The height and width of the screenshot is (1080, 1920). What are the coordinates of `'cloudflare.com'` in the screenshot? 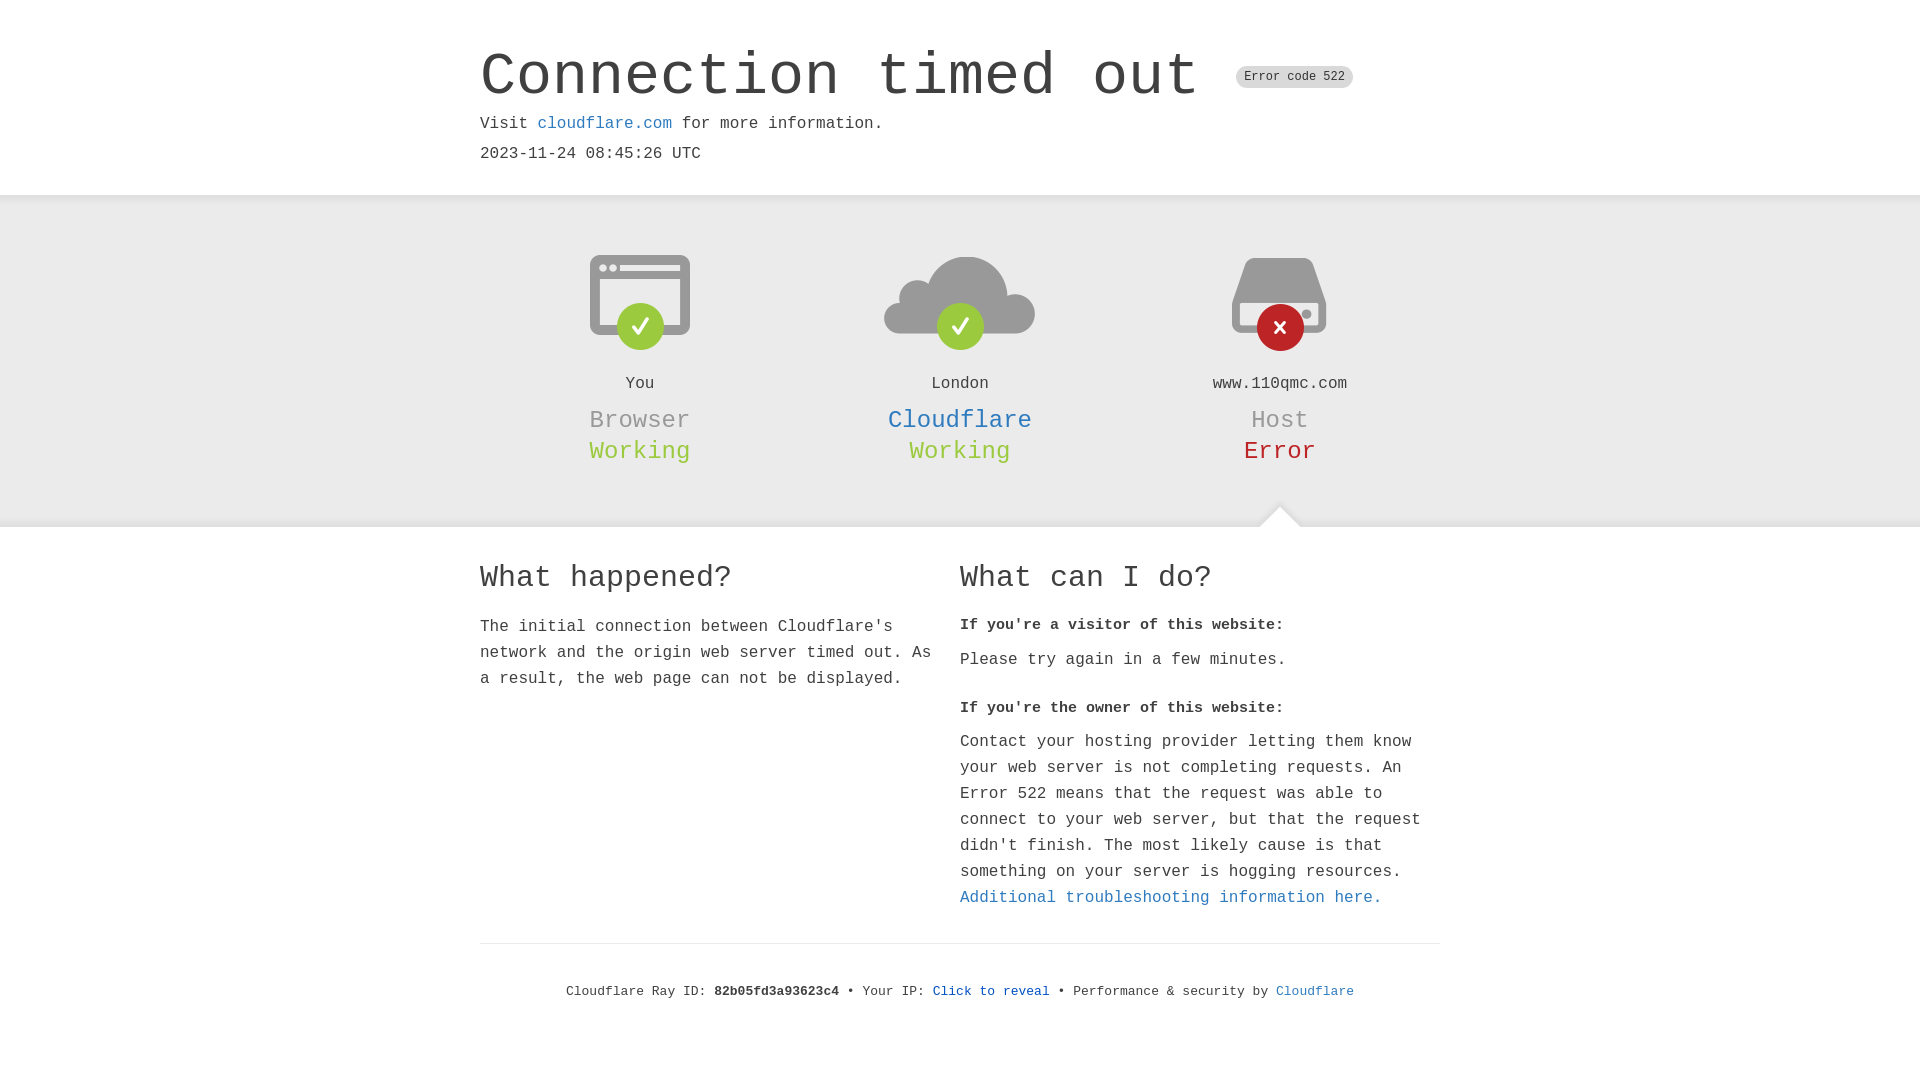 It's located at (603, 123).